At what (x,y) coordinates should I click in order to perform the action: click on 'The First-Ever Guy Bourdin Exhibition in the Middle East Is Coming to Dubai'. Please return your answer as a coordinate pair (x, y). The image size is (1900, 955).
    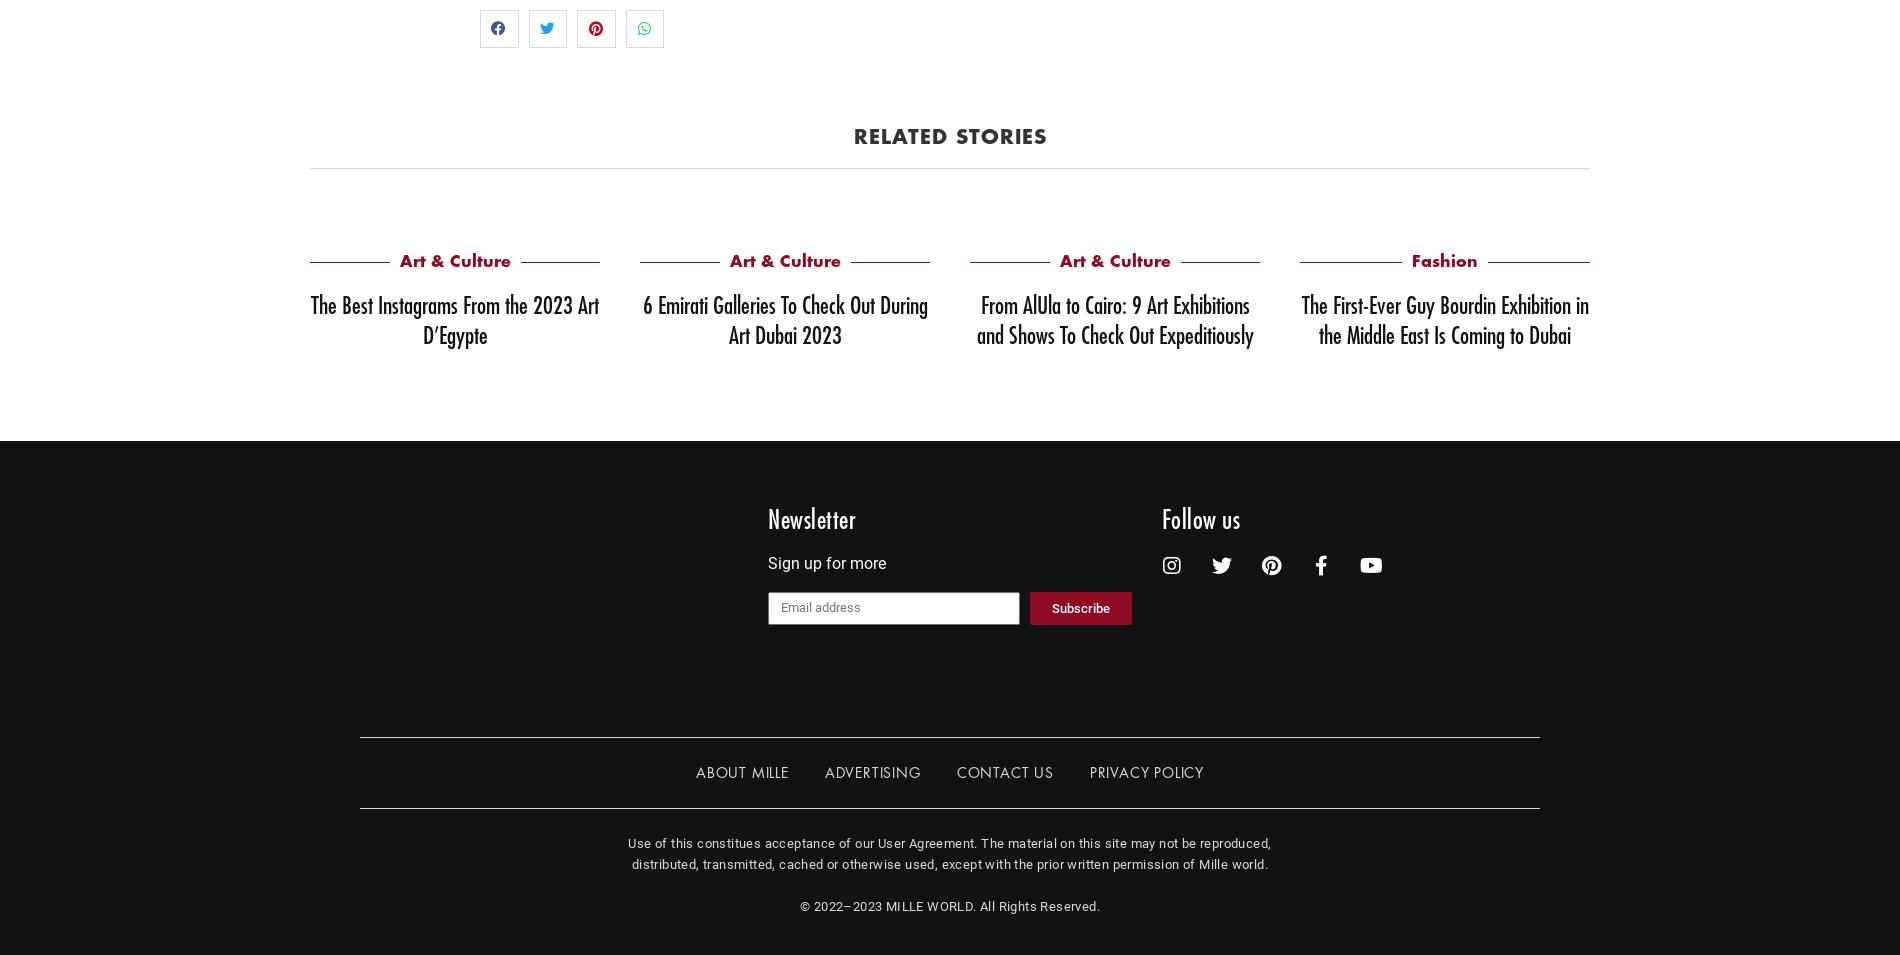
    Looking at the image, I should click on (1444, 319).